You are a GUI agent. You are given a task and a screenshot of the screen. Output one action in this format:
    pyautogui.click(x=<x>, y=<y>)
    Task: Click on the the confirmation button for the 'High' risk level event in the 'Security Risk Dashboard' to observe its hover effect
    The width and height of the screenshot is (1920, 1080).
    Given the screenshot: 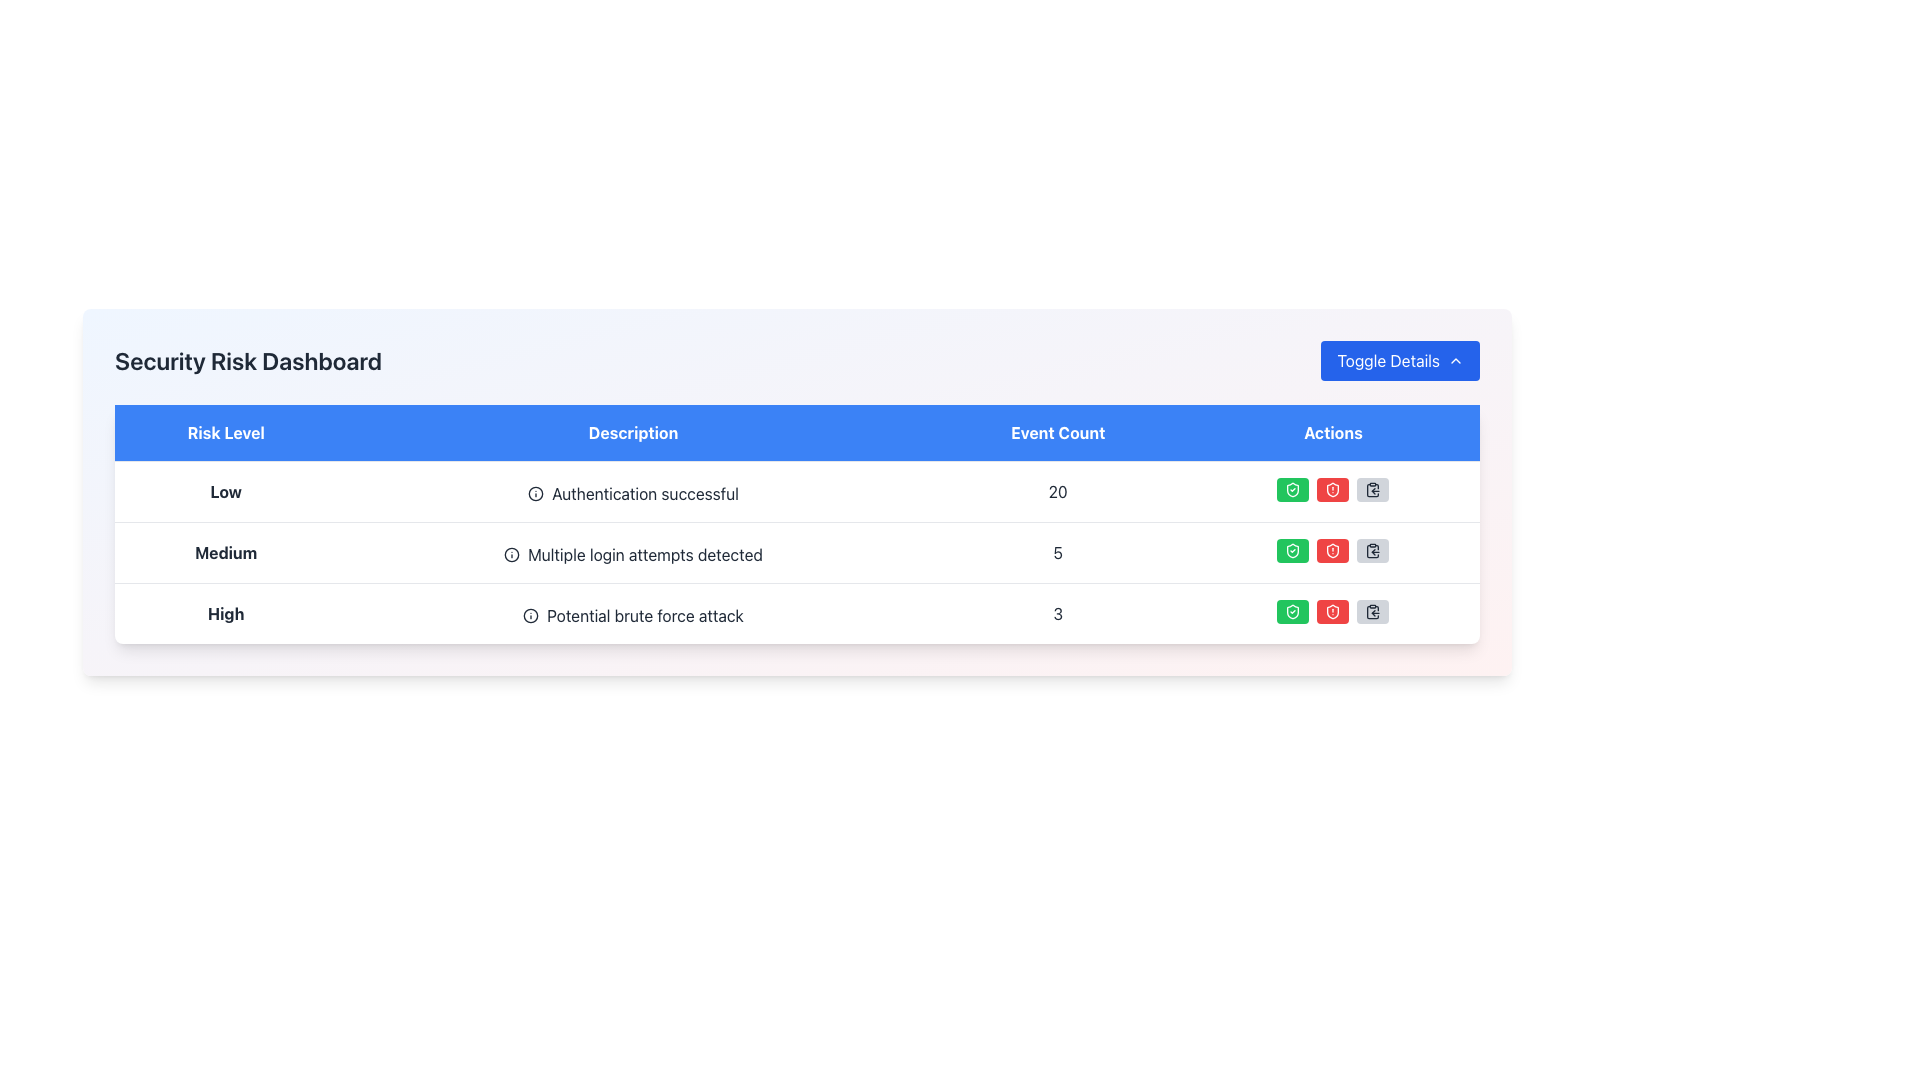 What is the action you would take?
    pyautogui.click(x=1293, y=611)
    